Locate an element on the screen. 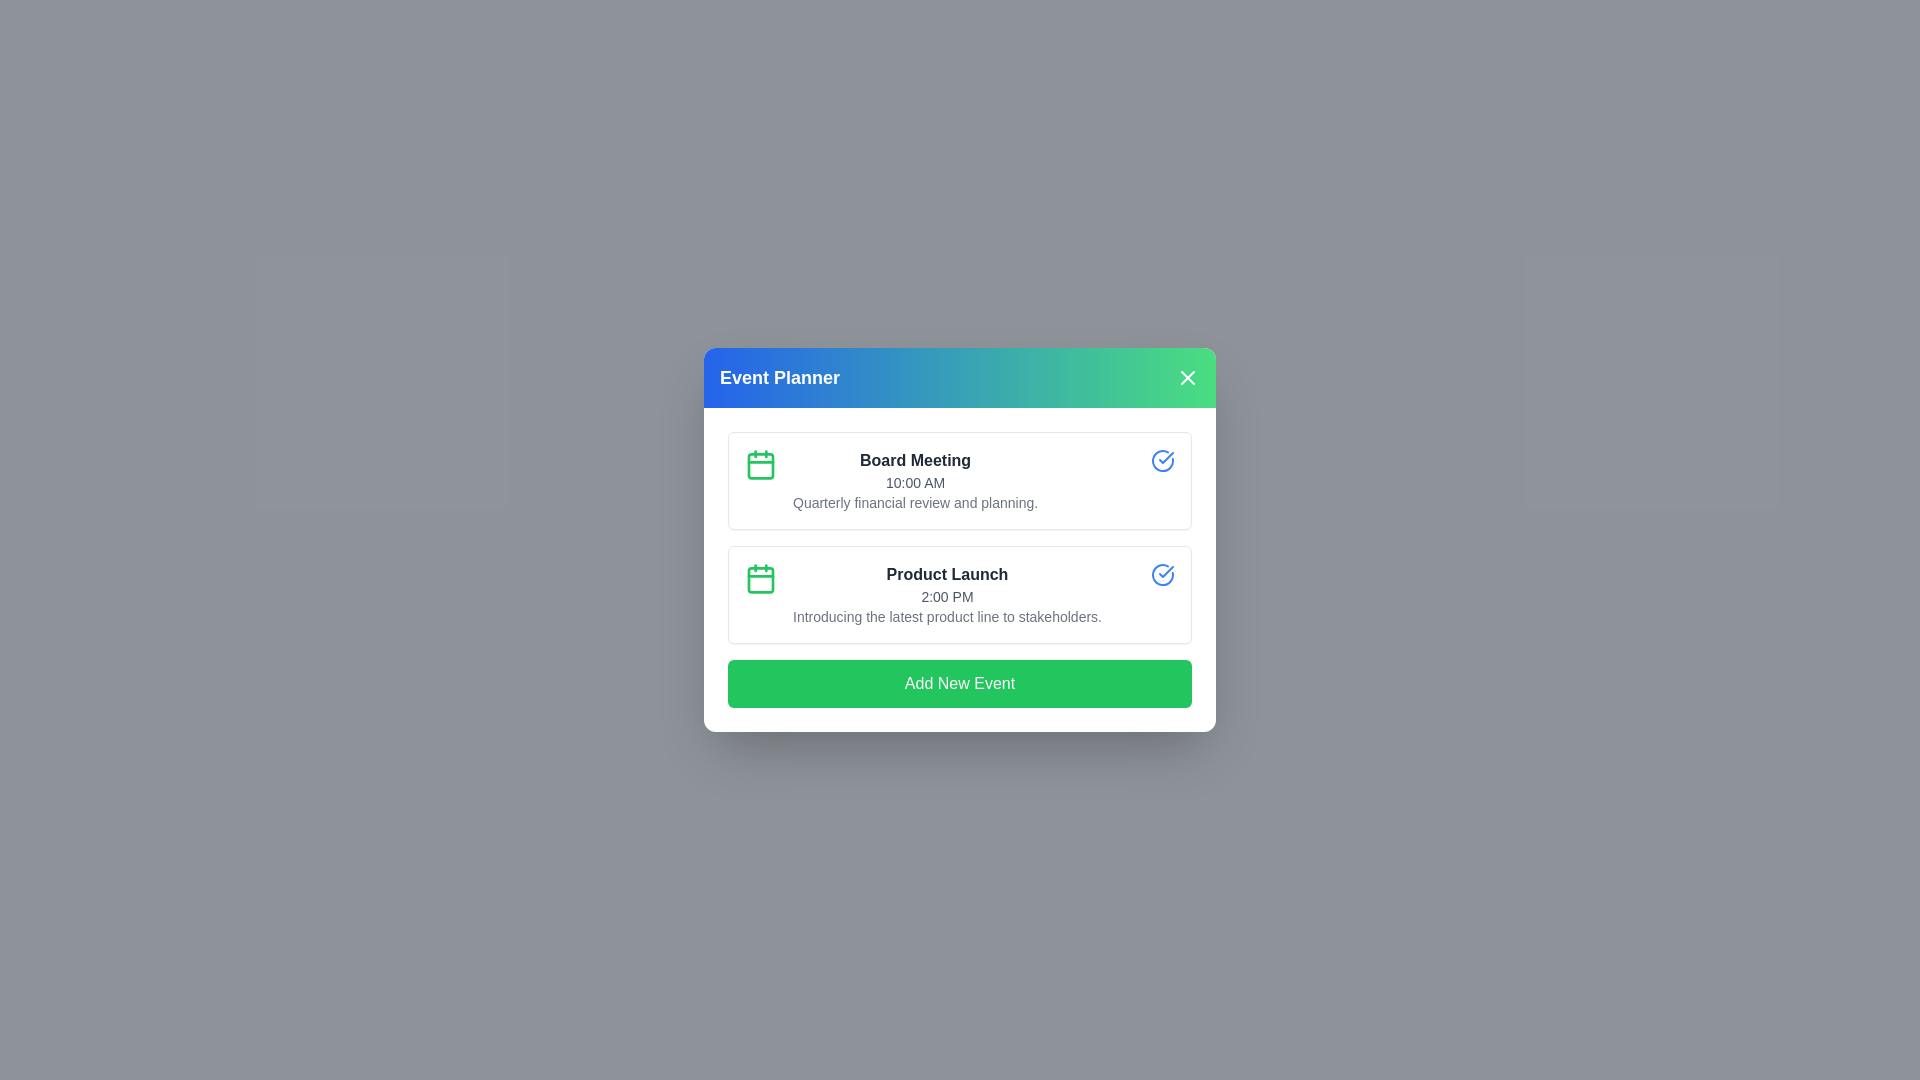  the Text Display that shows the scheduled time ('2:00 PM') for the 'Product Launch' event, located between the title and event description is located at coordinates (946, 596).